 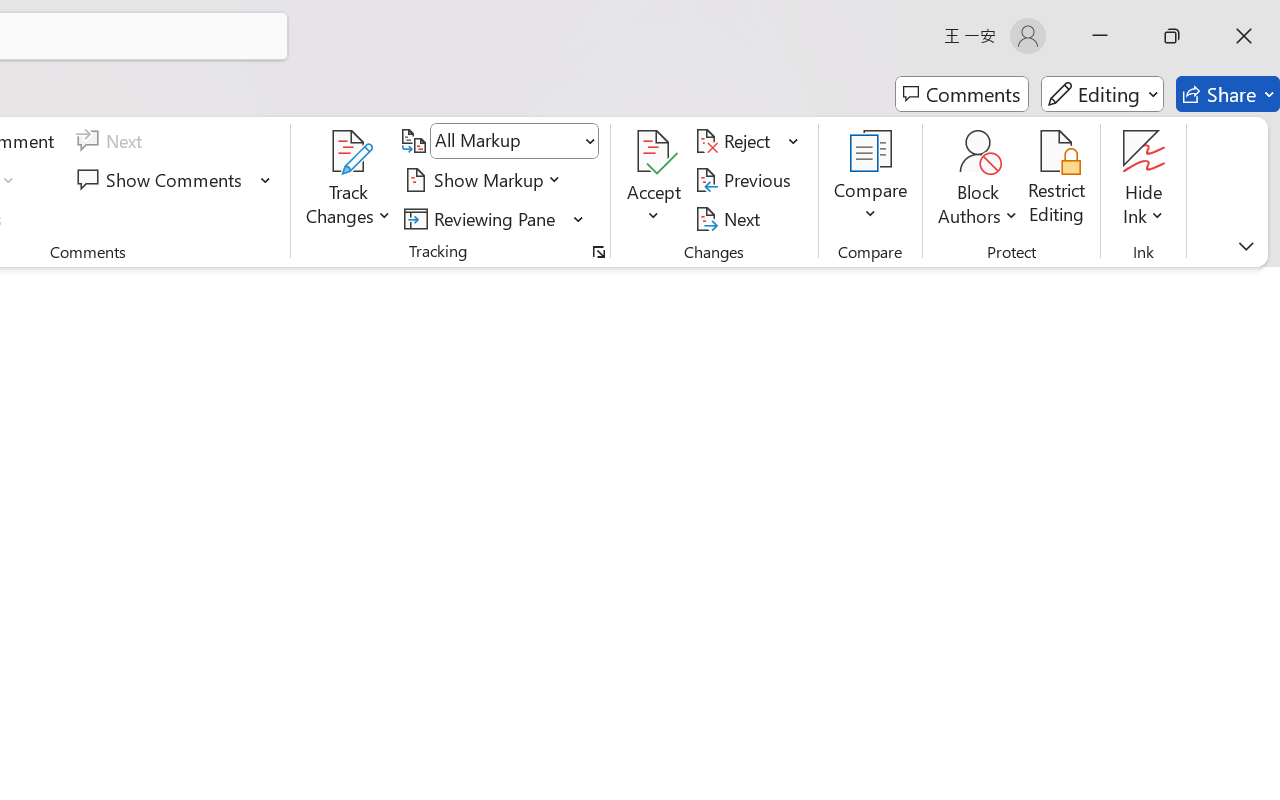 What do you see at coordinates (977, 179) in the screenshot?
I see `'Block Authors'` at bounding box center [977, 179].